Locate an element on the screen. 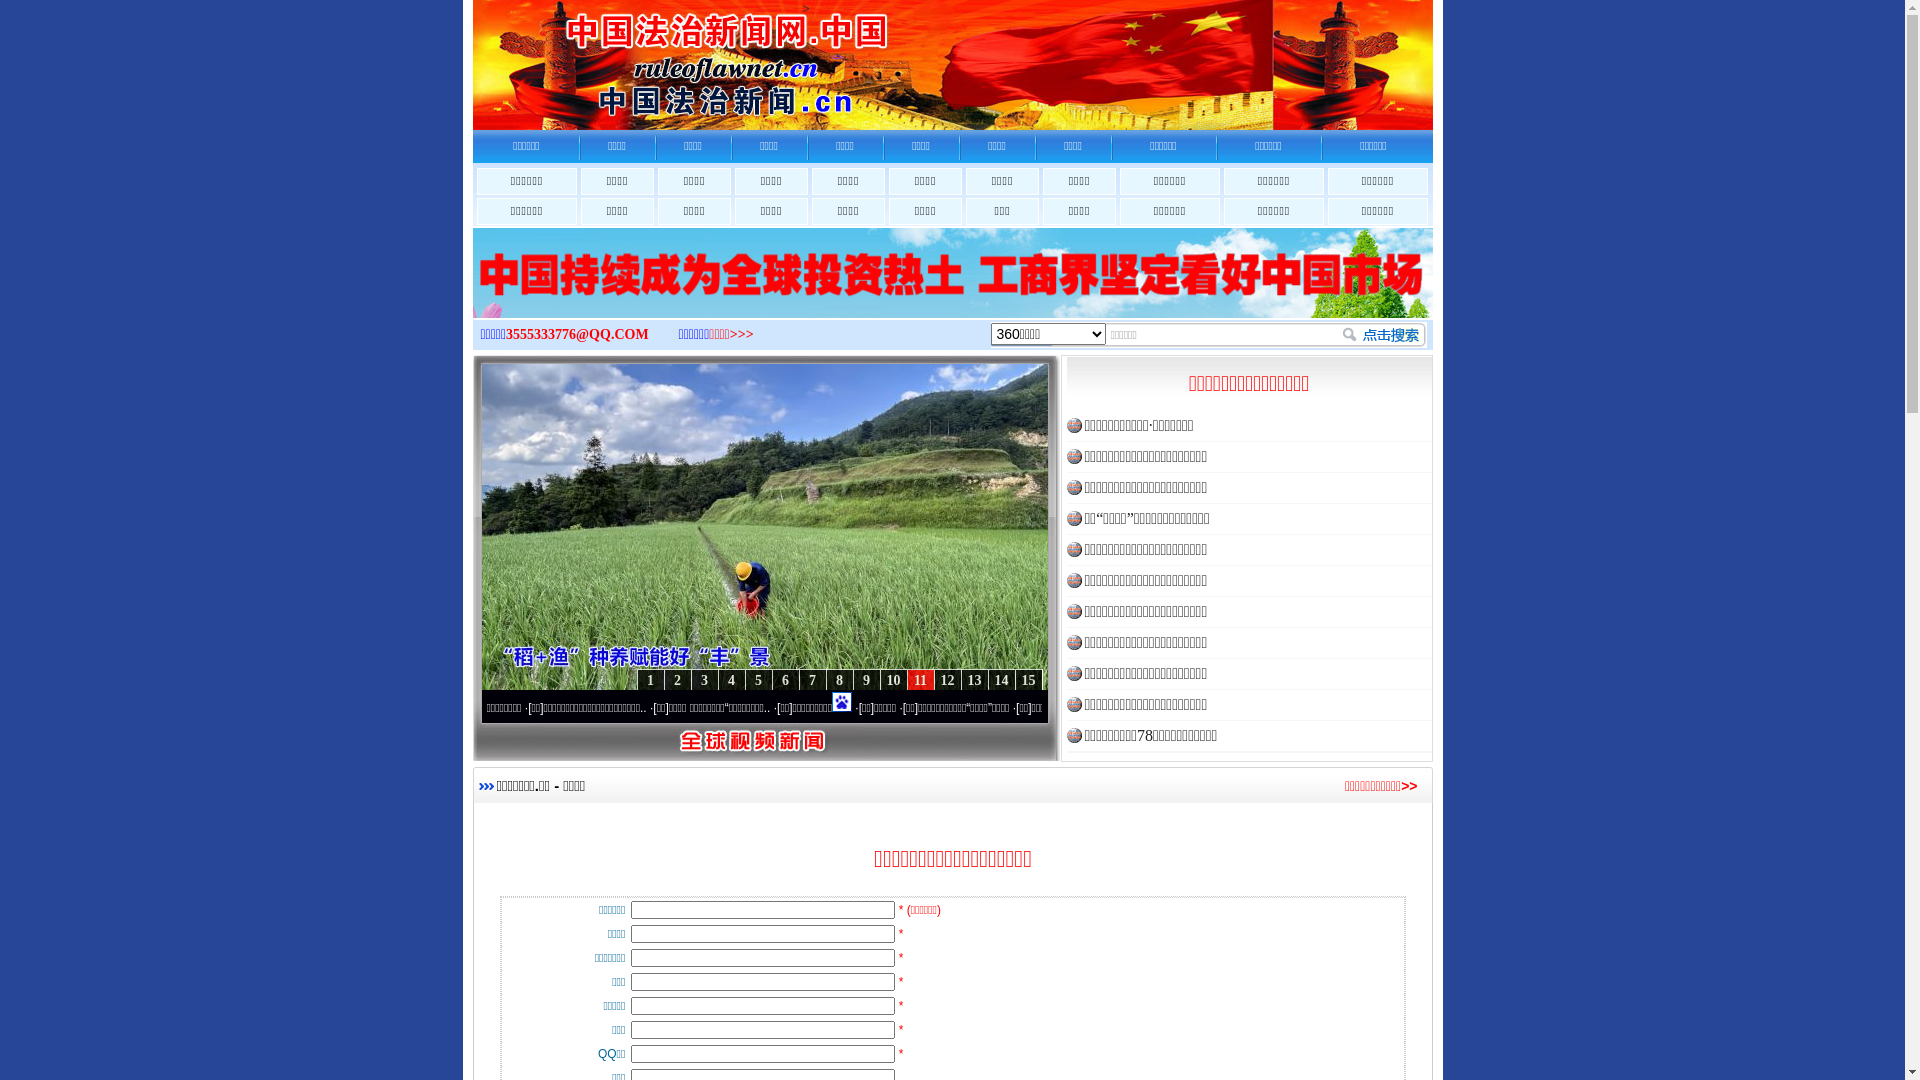 Image resolution: width=1920 pixels, height=1080 pixels. '3555333776@QQ.COM' is located at coordinates (576, 333).